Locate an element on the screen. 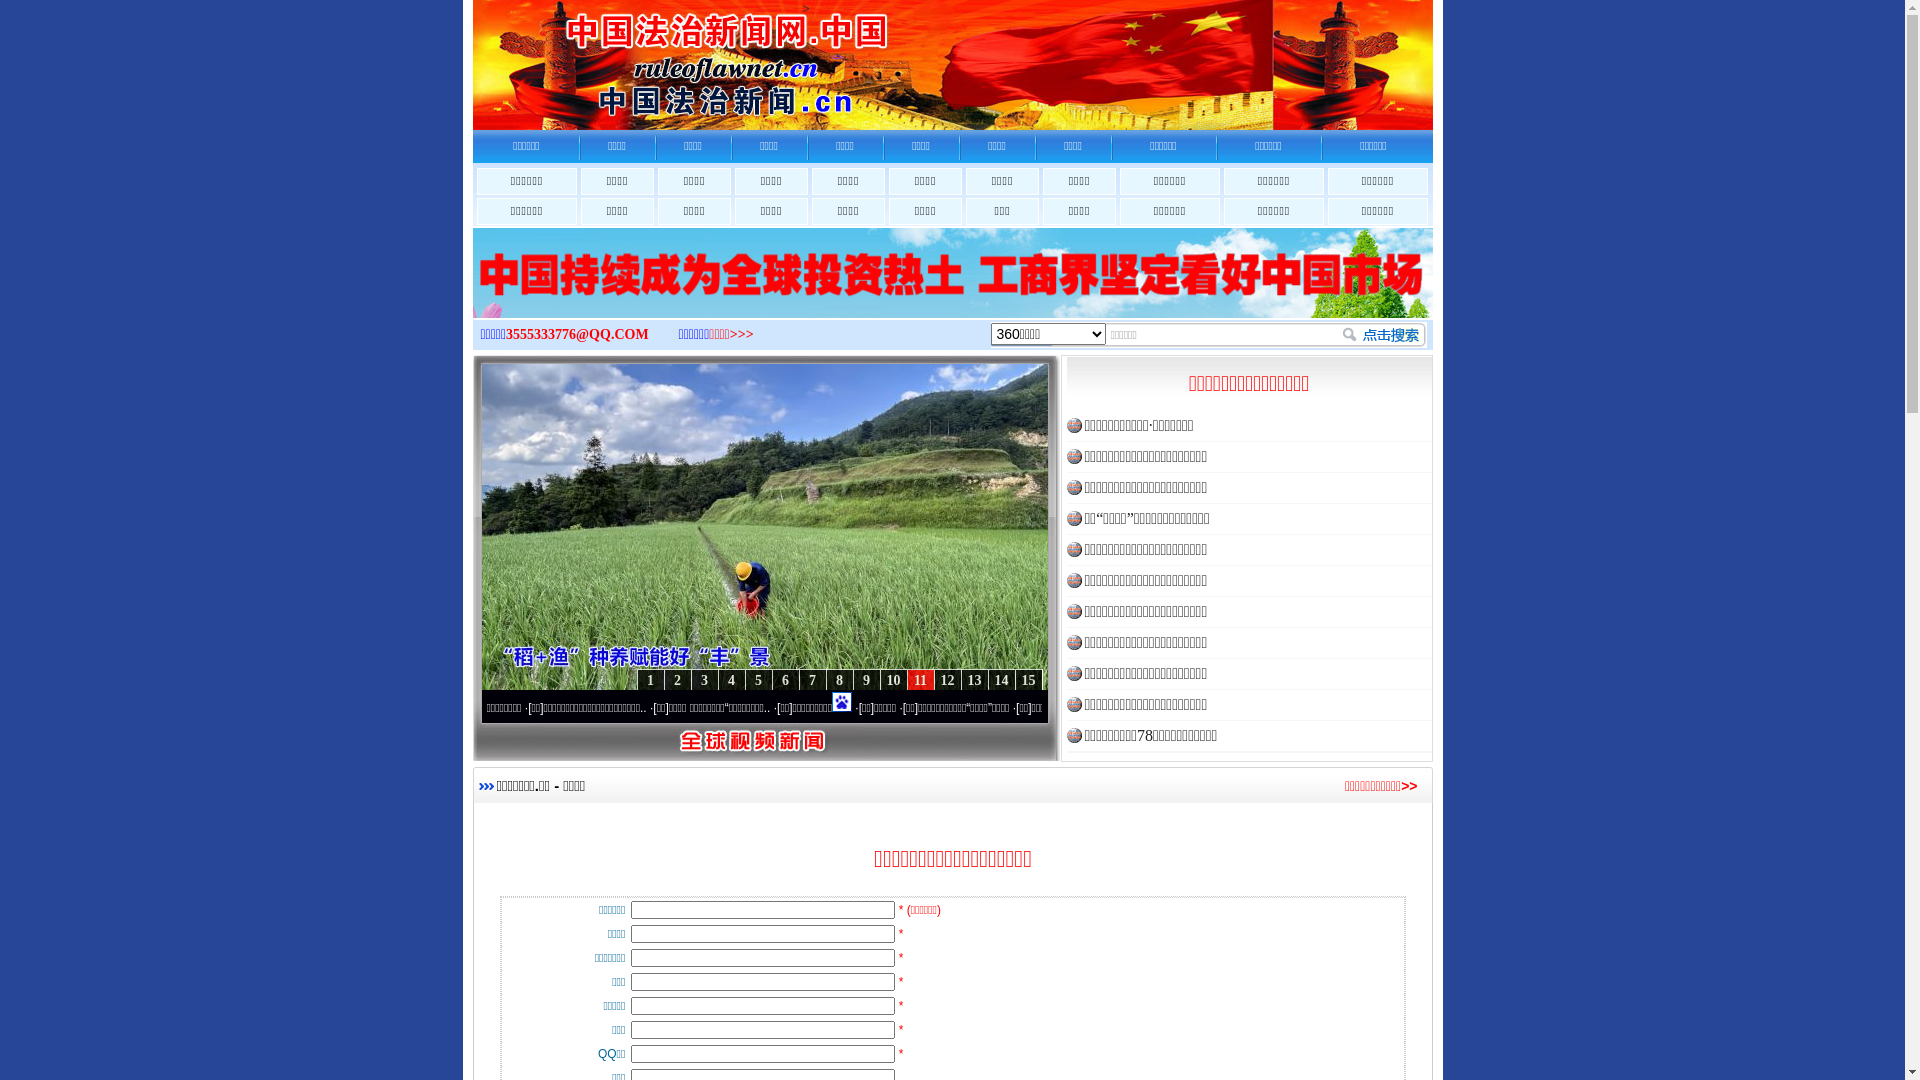 Image resolution: width=1920 pixels, height=1080 pixels. '3555333776@QQ.COM' is located at coordinates (576, 333).